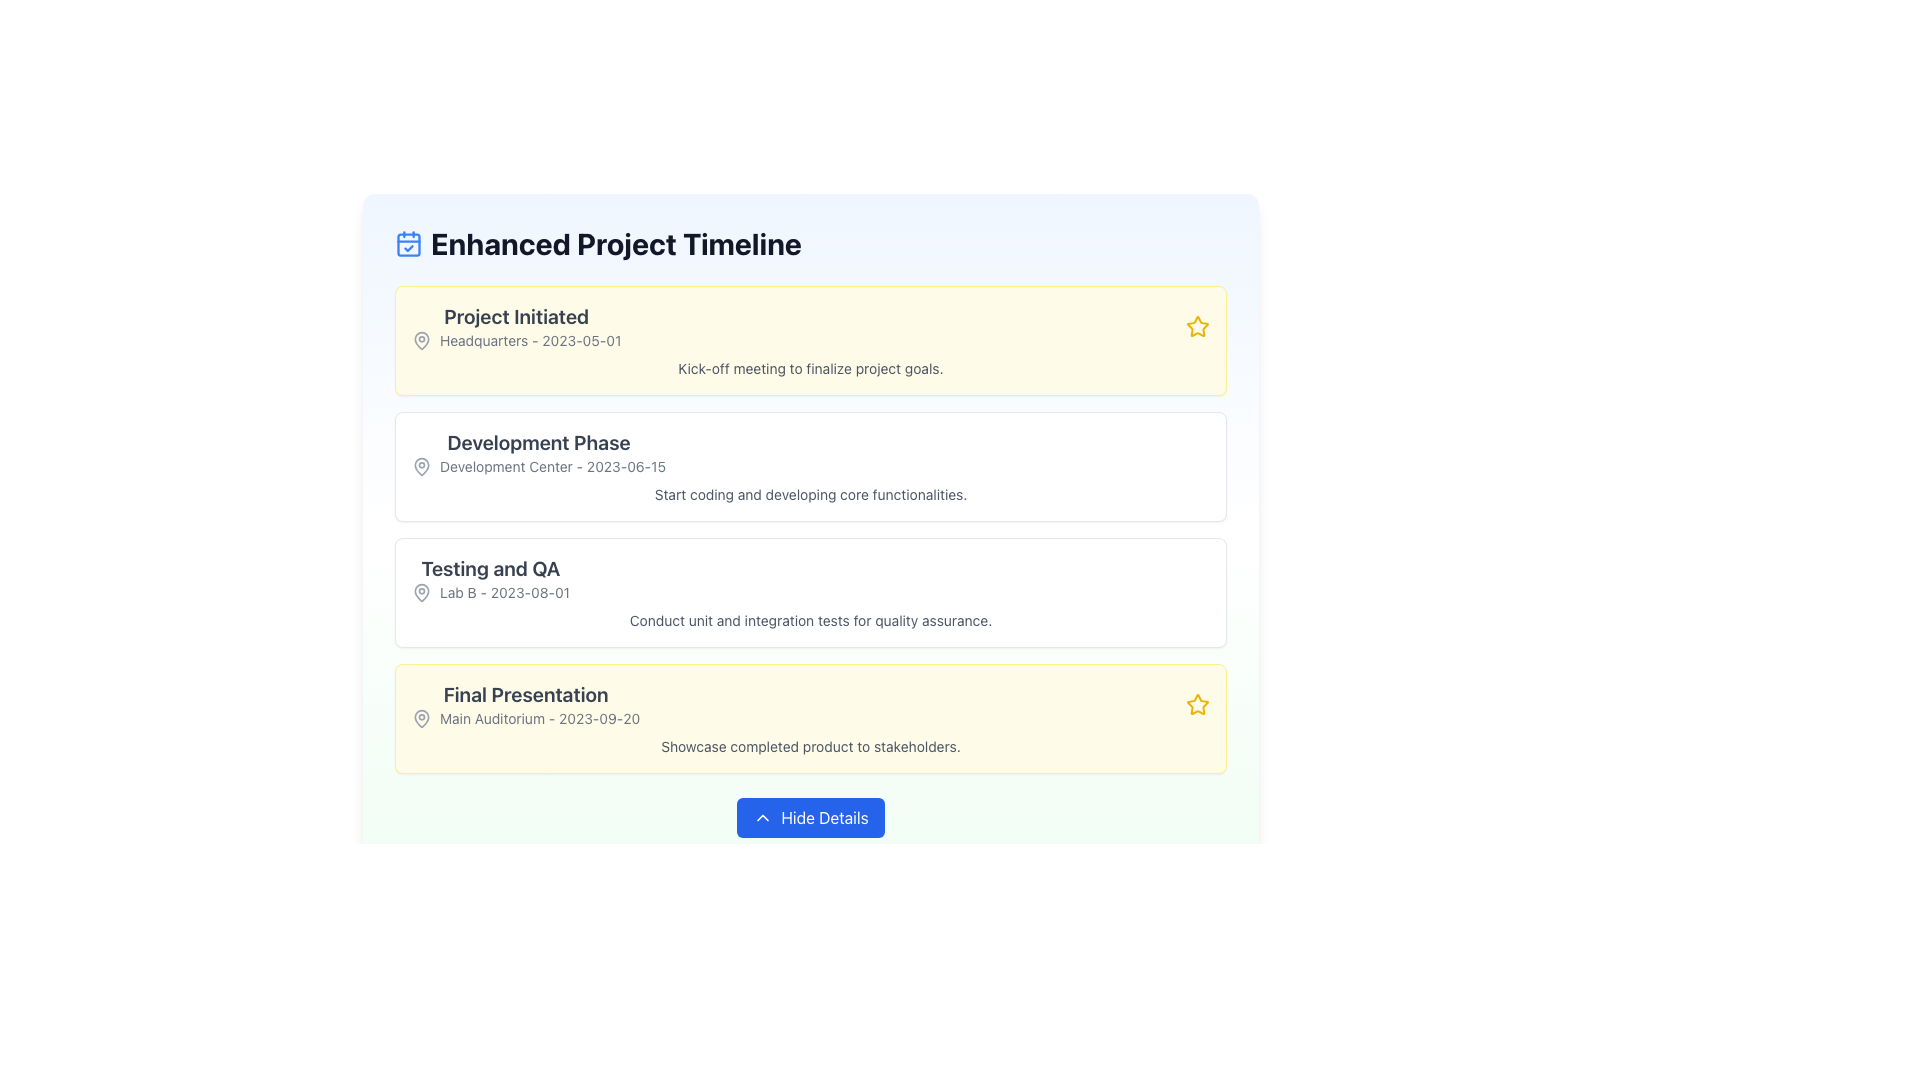 Image resolution: width=1920 pixels, height=1080 pixels. Describe the element at coordinates (421, 717) in the screenshot. I see `the map pin icon with a circular outline and a filled center, located next to the text 'Main Auditorium - 2023-09-20' in the 'Final Presentation' section` at that location.